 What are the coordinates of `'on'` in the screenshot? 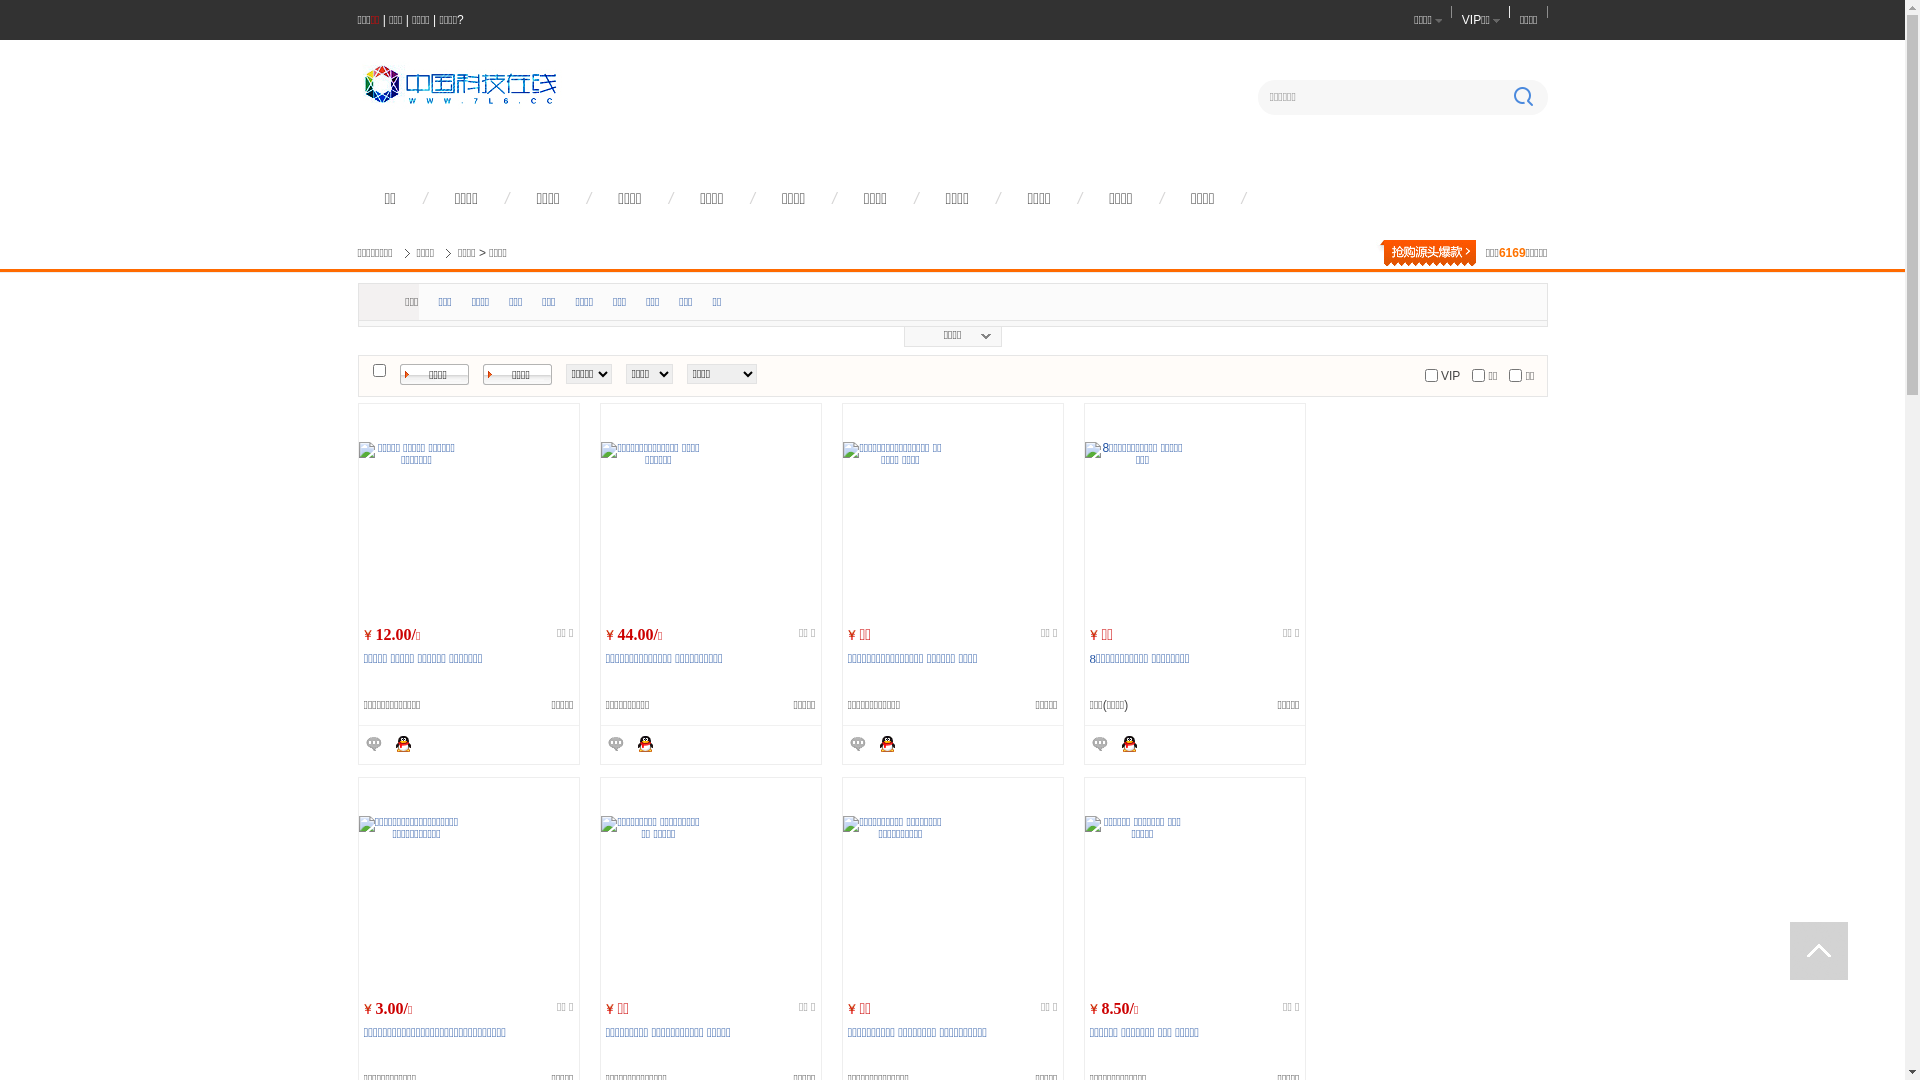 It's located at (1430, 375).